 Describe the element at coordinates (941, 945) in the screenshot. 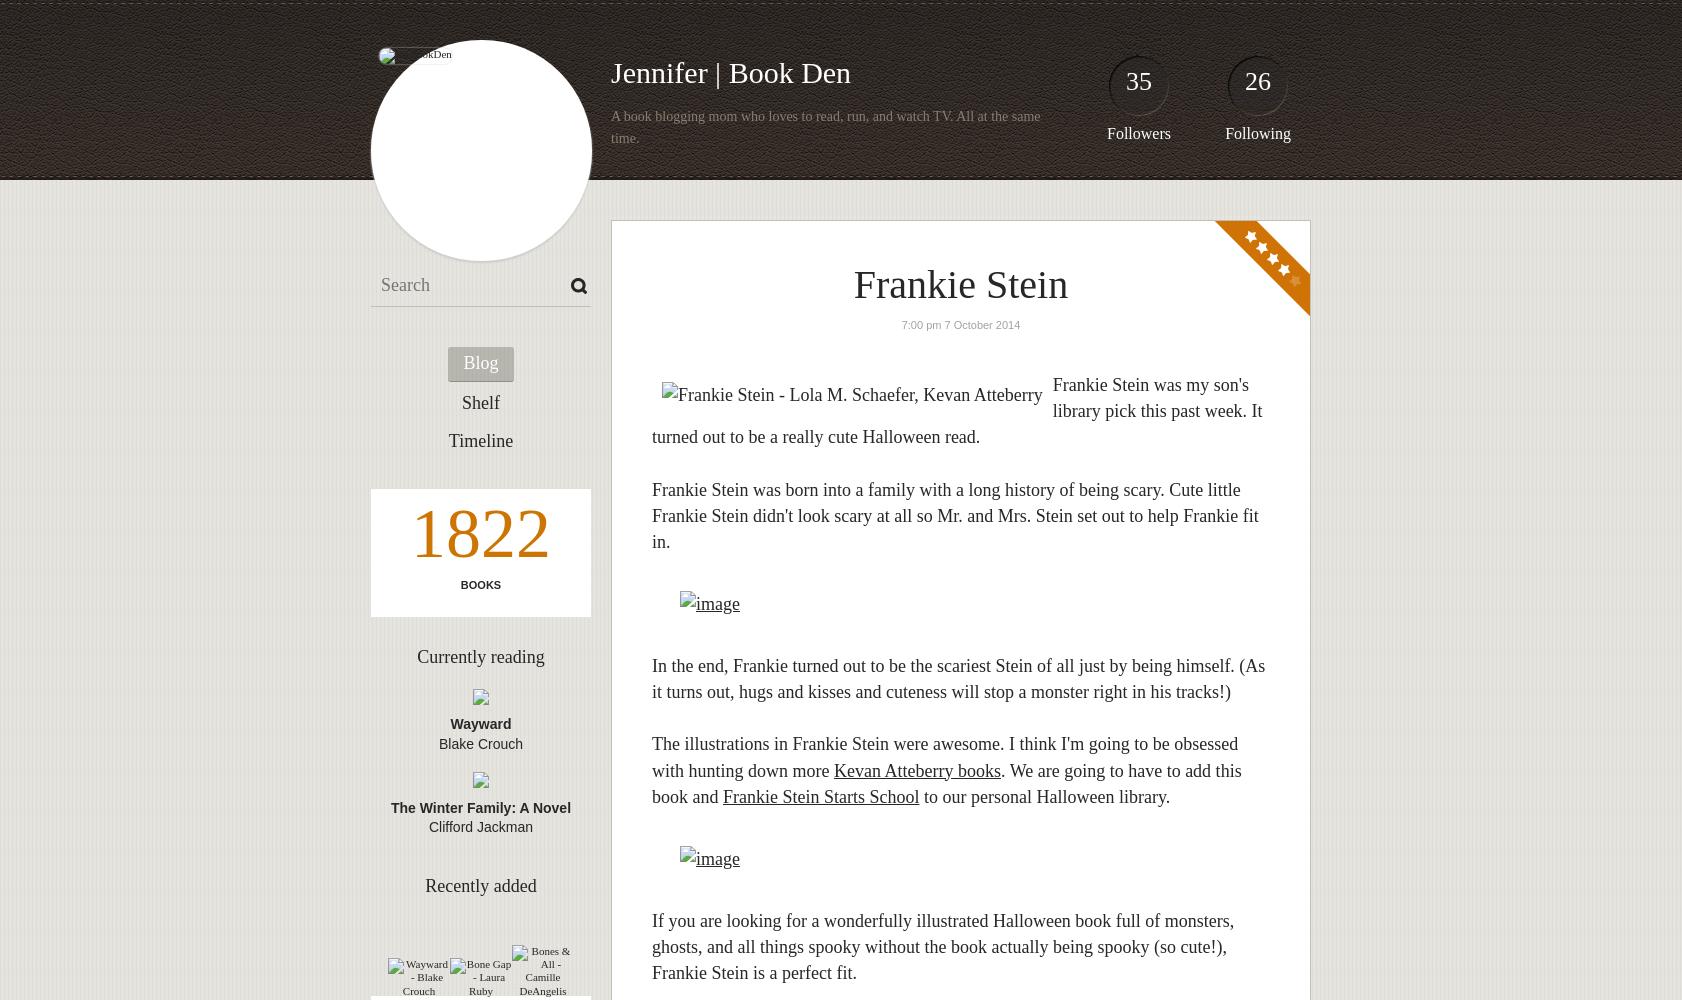

I see `'If you are looking for a wonderfully illustrated Halloween book full of monsters, ghosts, and all things spooky without the book actually being spooky (so cute!), Frankie Stein is a perfect fit.'` at that location.